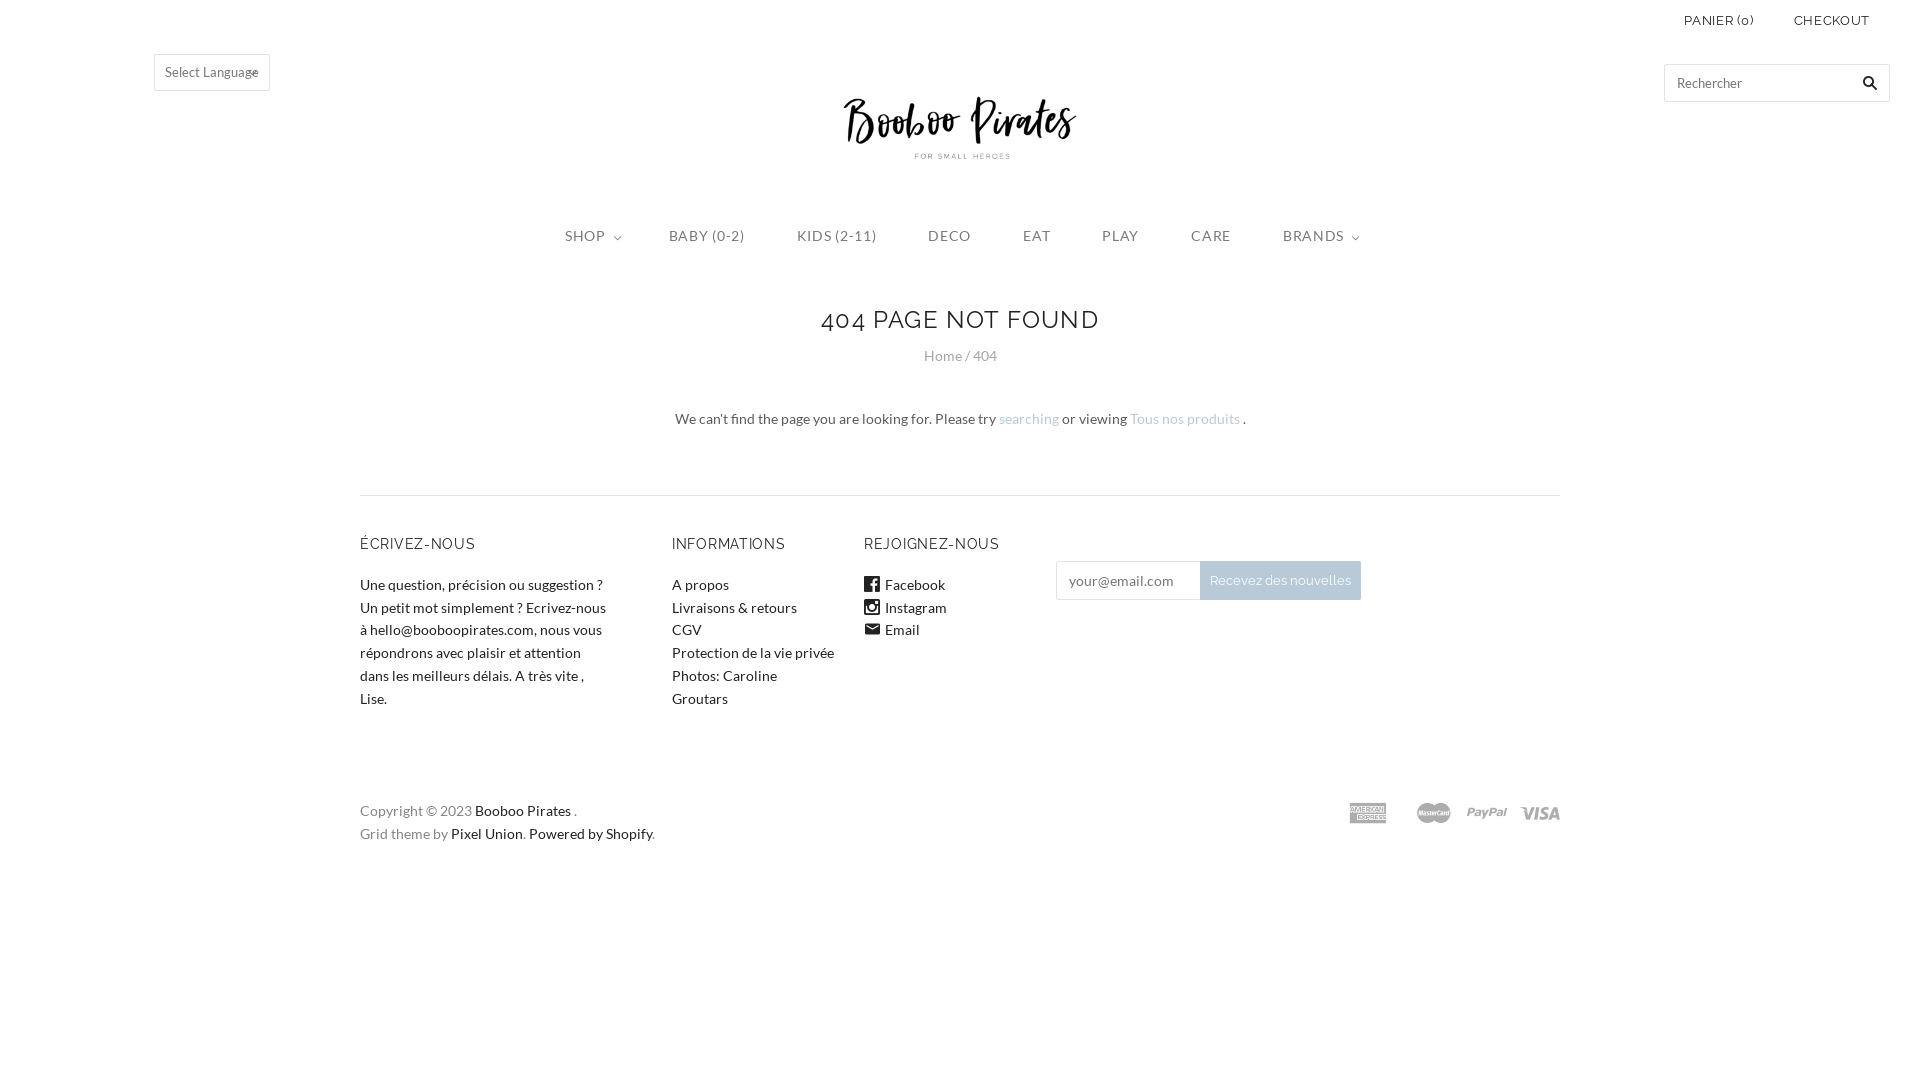 The height and width of the screenshot is (1080, 1920). What do you see at coordinates (997, 235) in the screenshot?
I see `'EAT'` at bounding box center [997, 235].